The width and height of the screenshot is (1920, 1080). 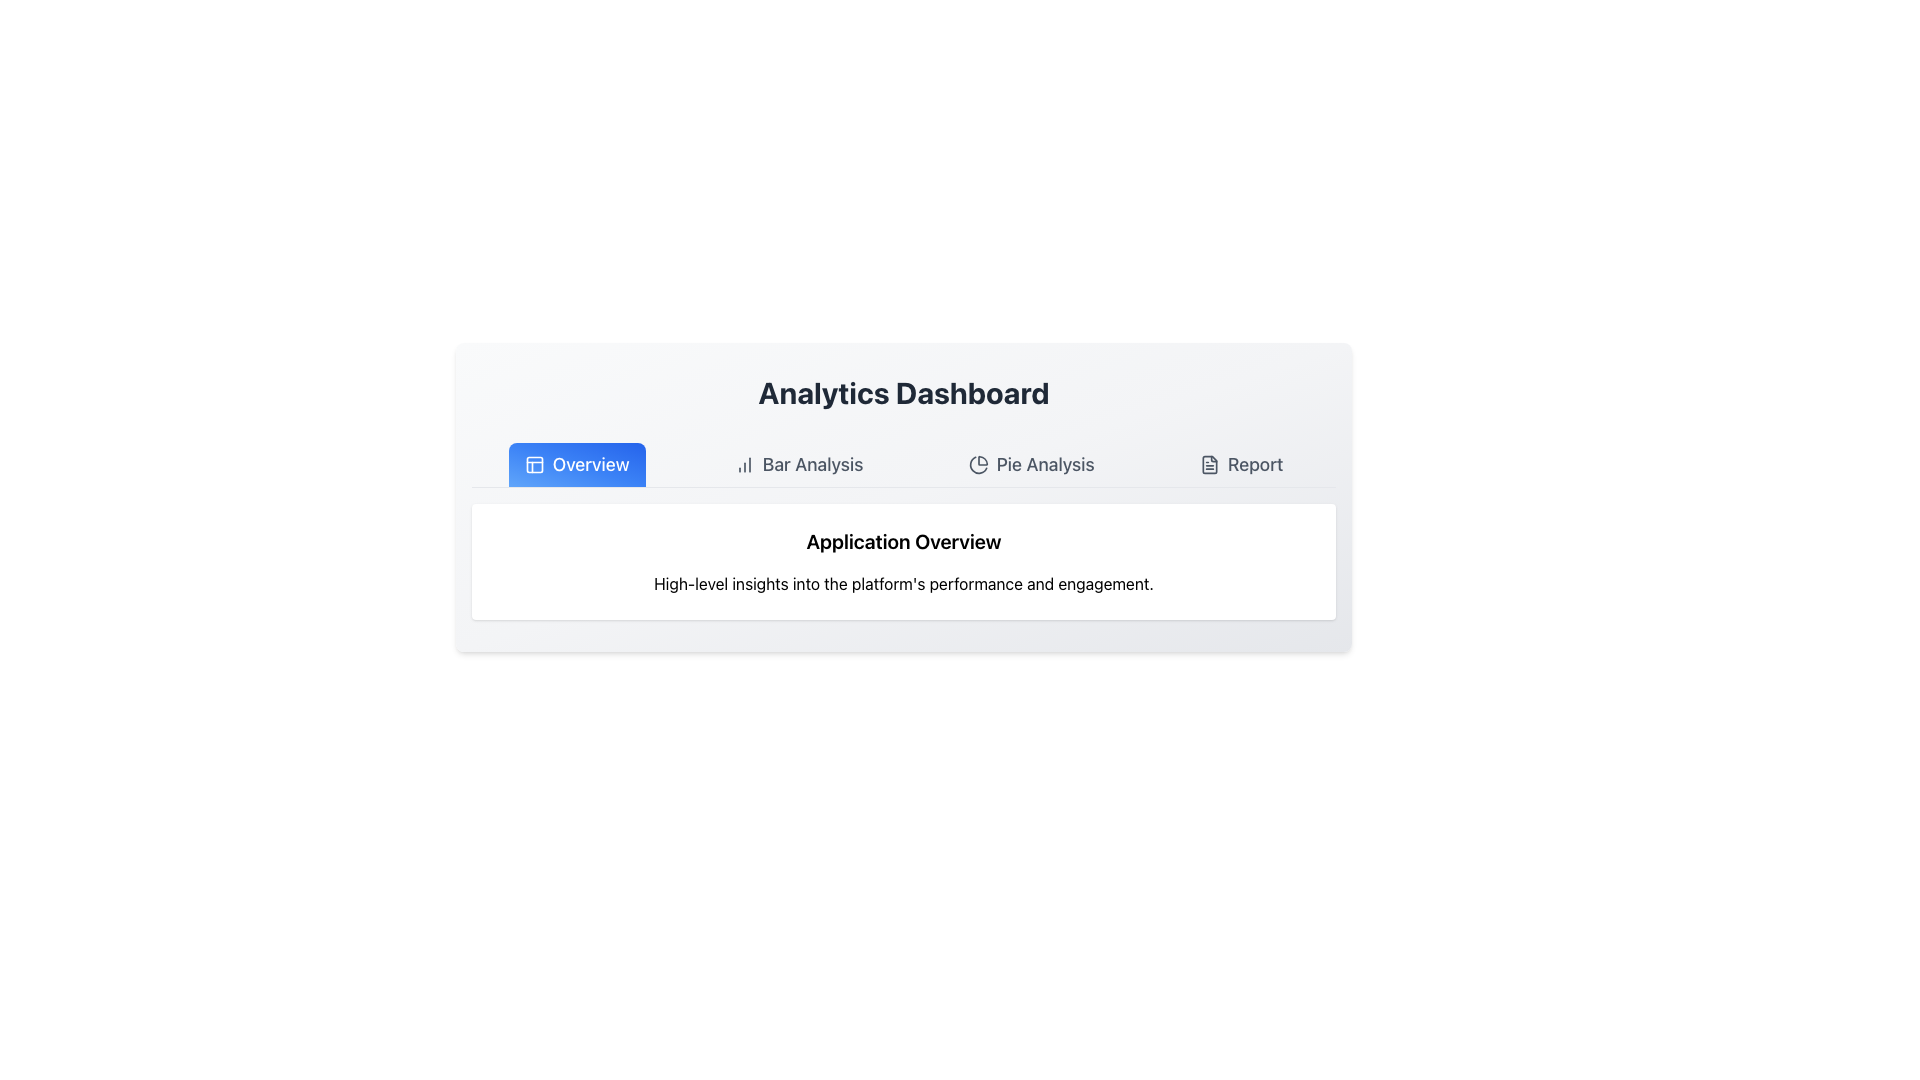 I want to click on the small gray file icon with textual markings located to the left of the 'Report' label in the top right of the navigation bar, so click(x=1208, y=465).